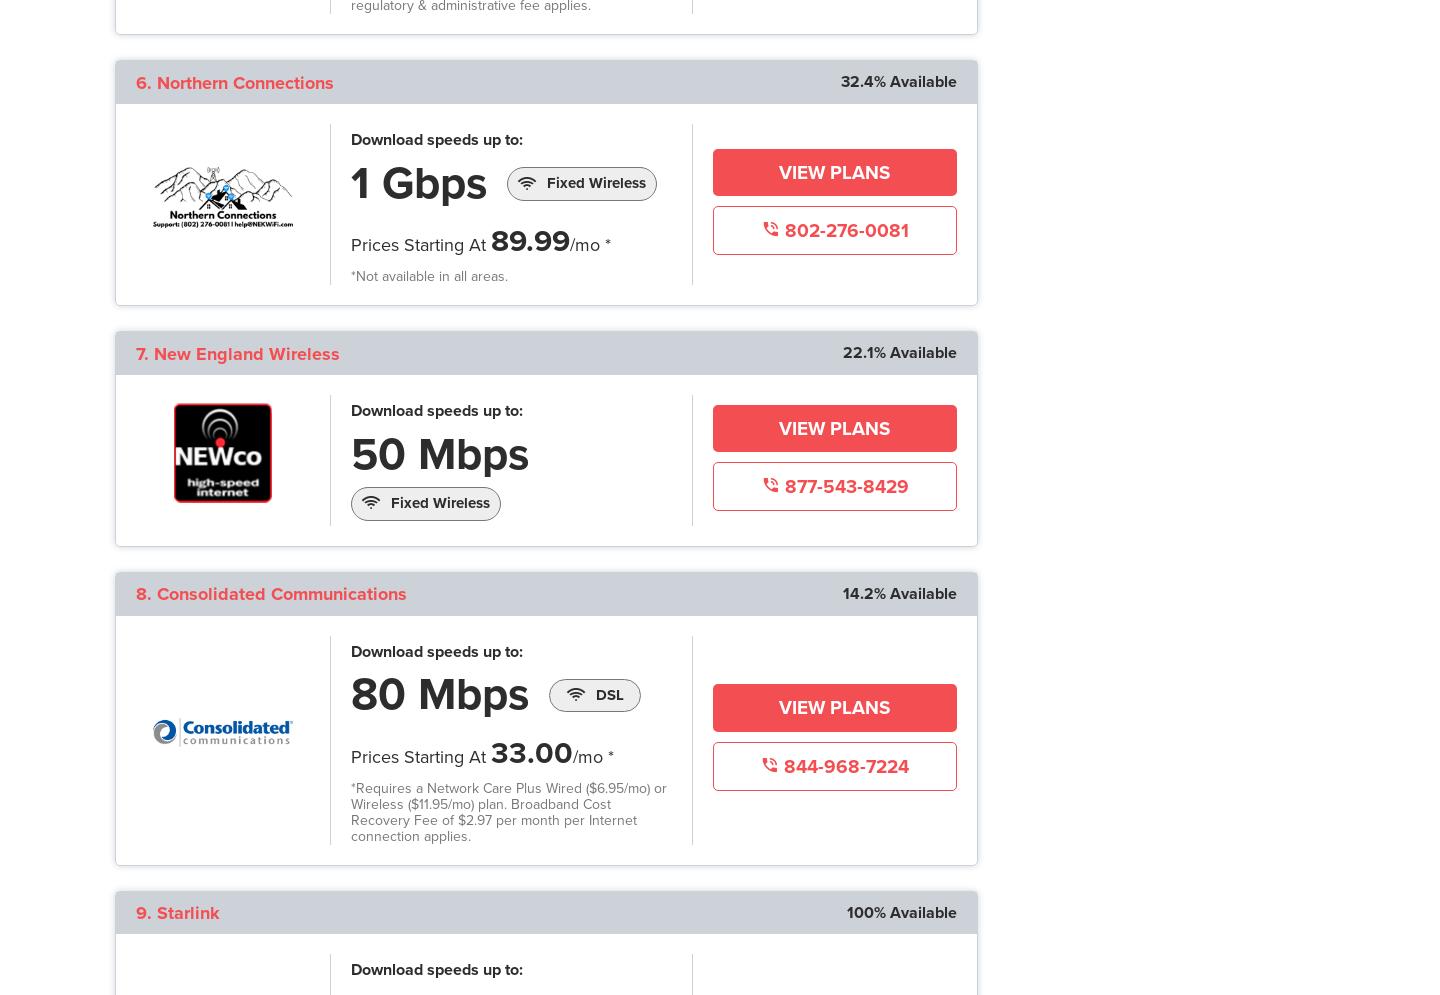 This screenshot has width=1440, height=995. Describe the element at coordinates (842, 766) in the screenshot. I see `'844-968-7224'` at that location.